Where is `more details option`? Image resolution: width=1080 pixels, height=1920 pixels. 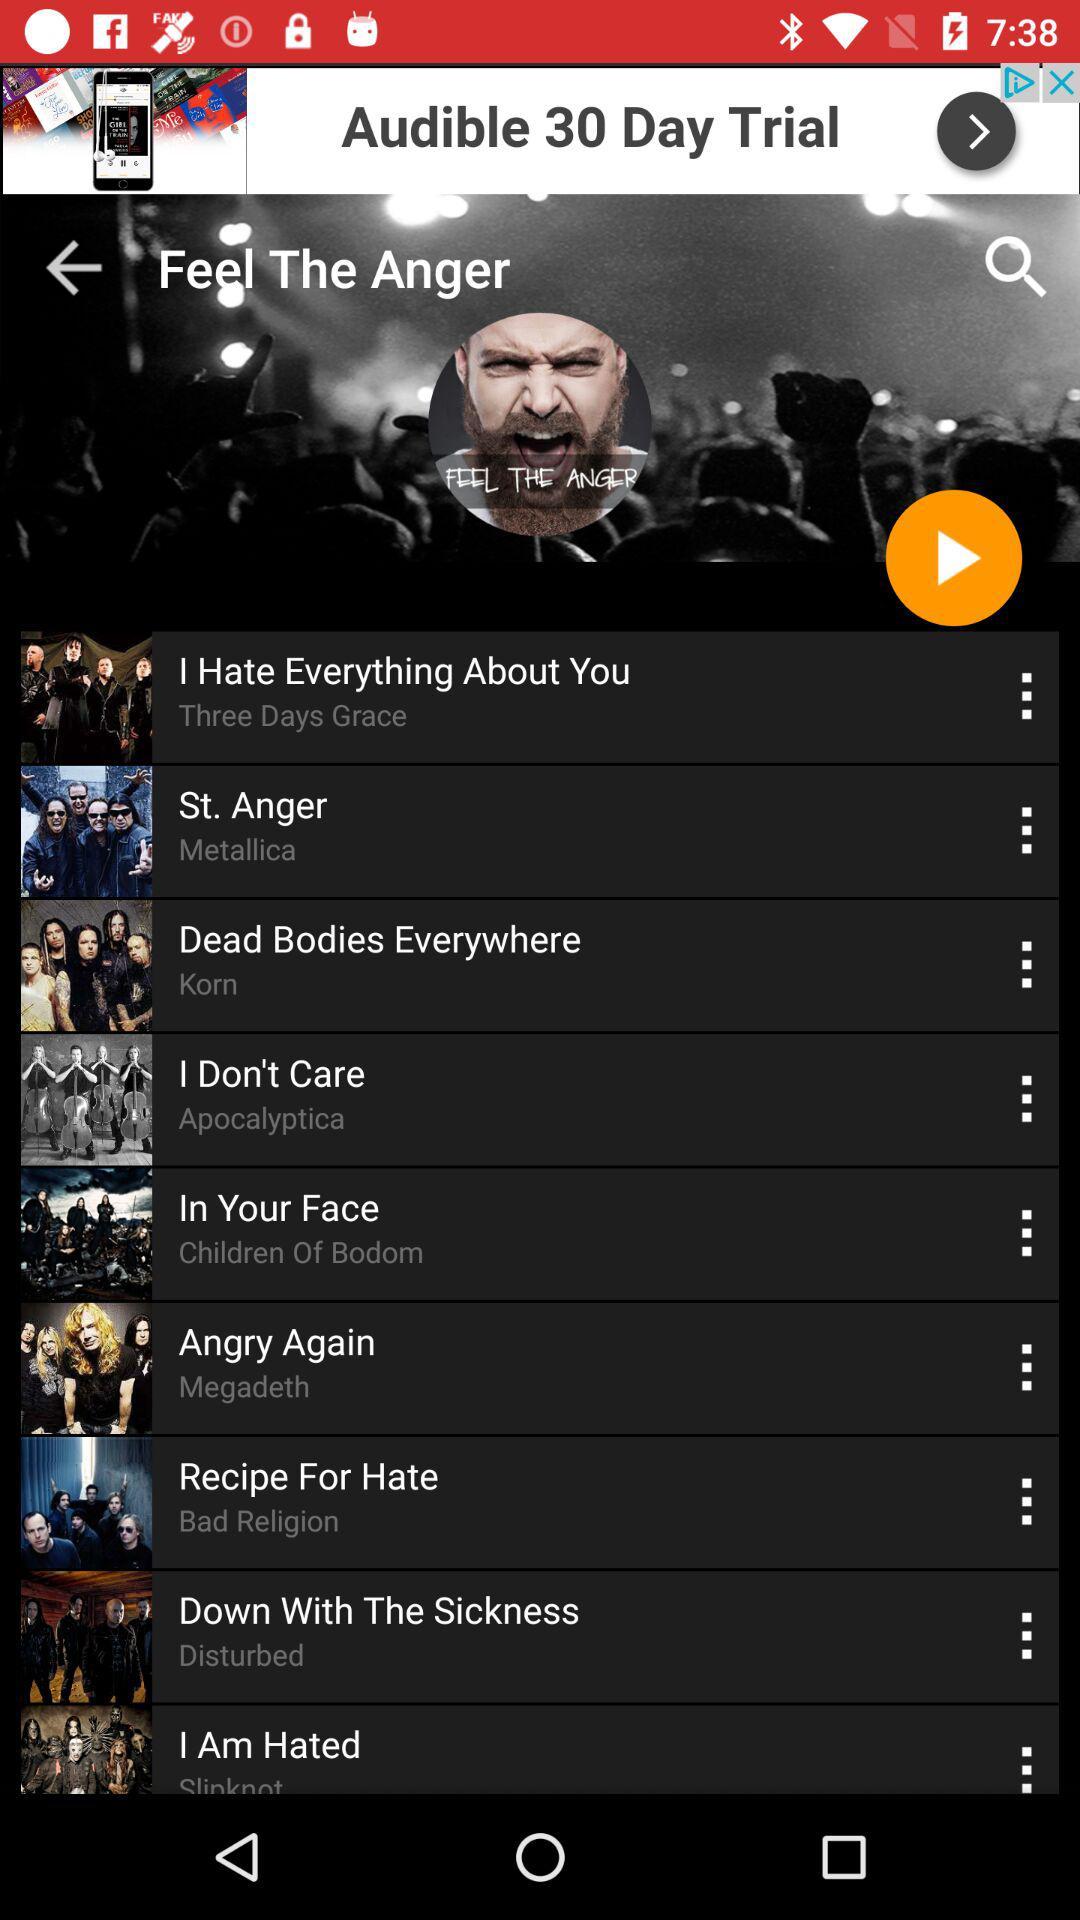 more details option is located at coordinates (1027, 1766).